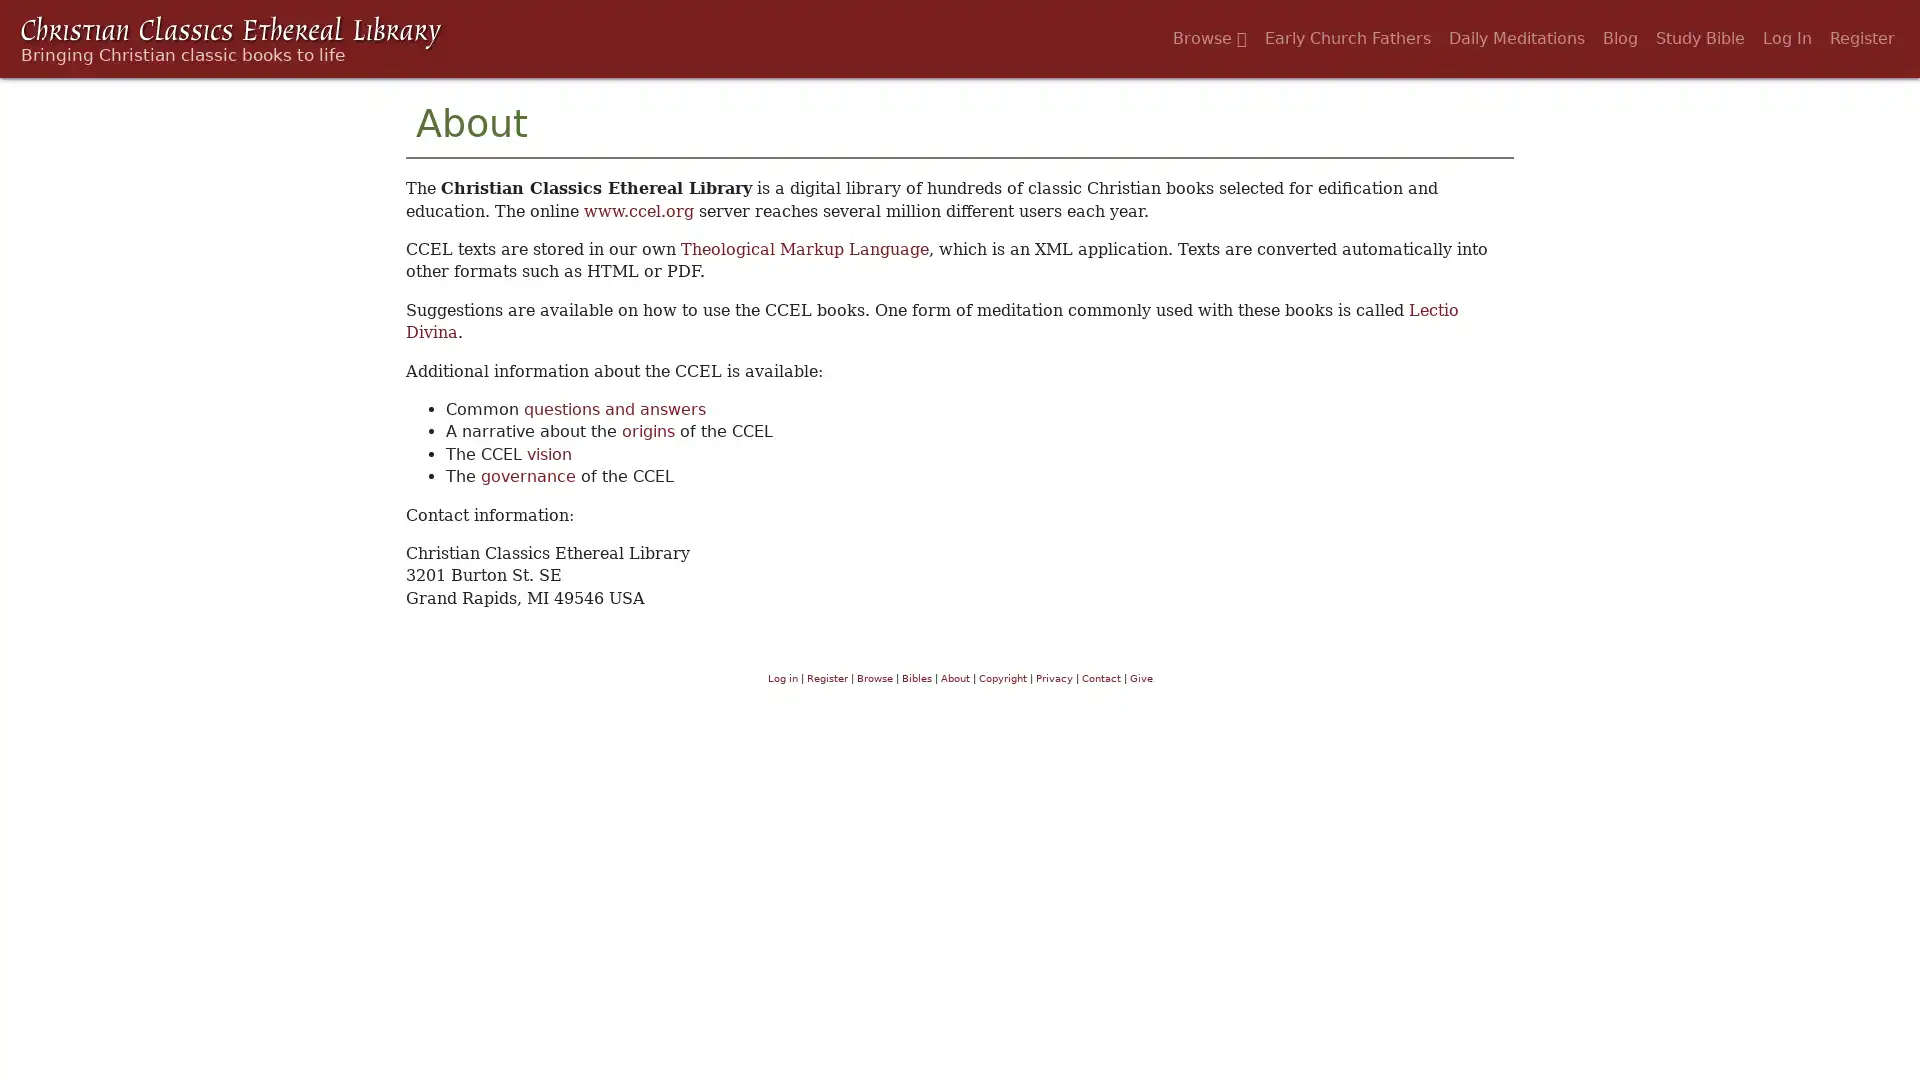  What do you see at coordinates (1861, 38) in the screenshot?
I see `Register` at bounding box center [1861, 38].